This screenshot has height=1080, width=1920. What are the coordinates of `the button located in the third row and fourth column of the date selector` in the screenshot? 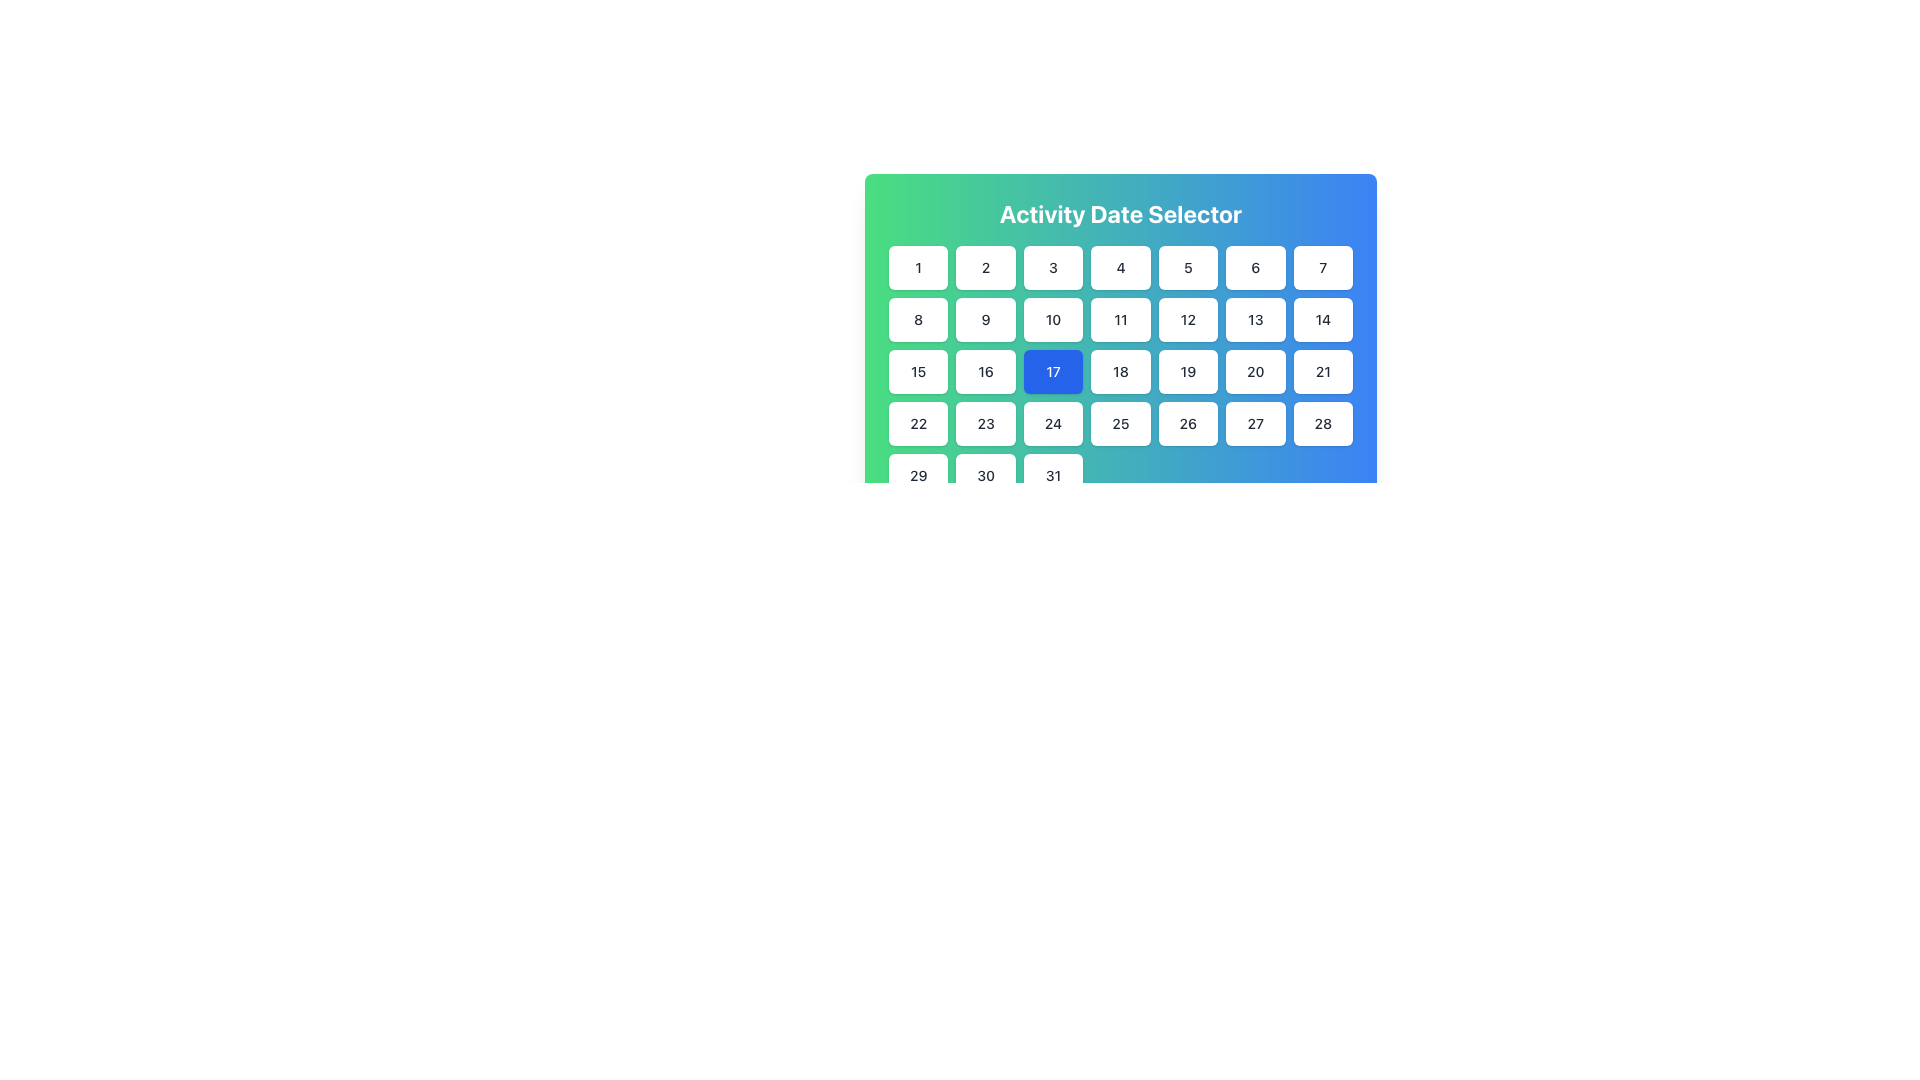 It's located at (1120, 371).